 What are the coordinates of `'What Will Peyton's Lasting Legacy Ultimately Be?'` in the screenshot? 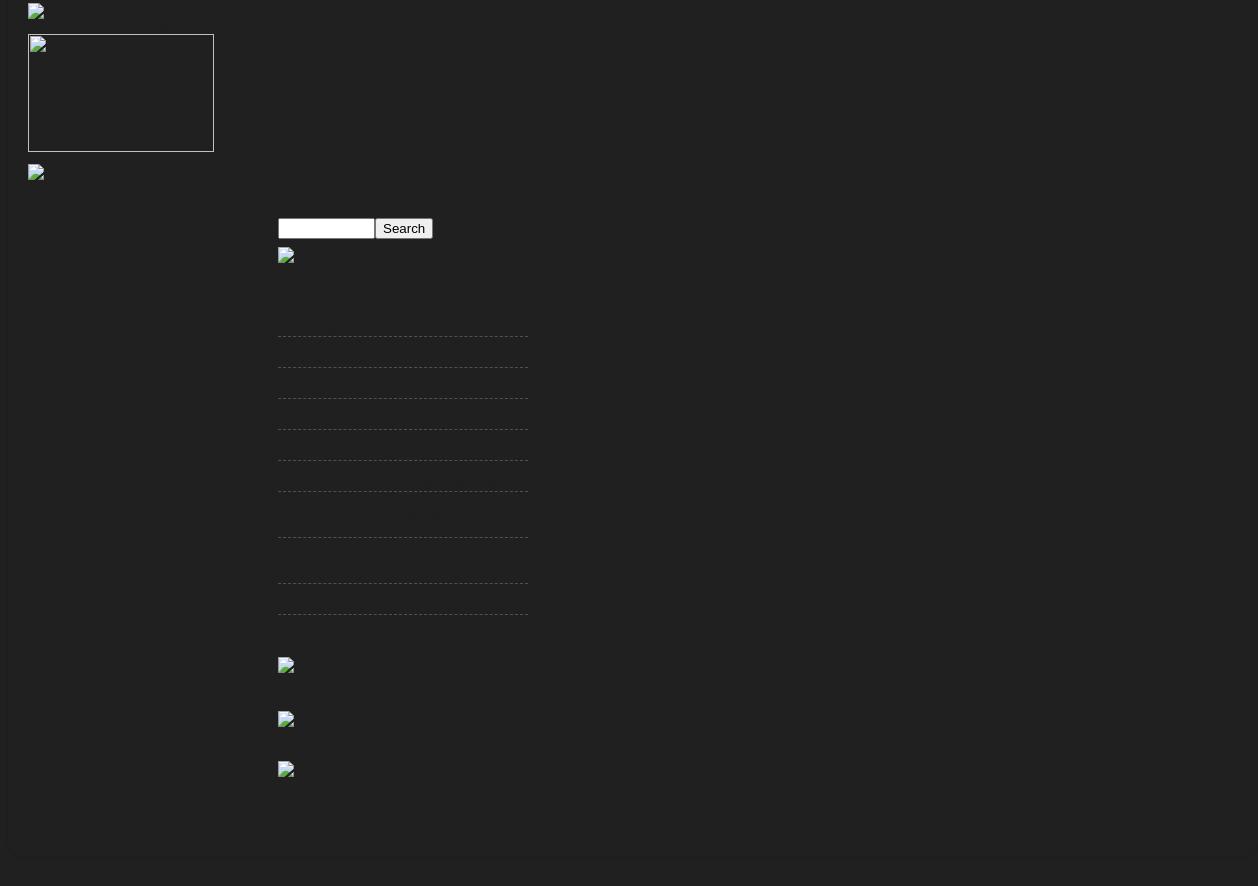 It's located at (278, 519).